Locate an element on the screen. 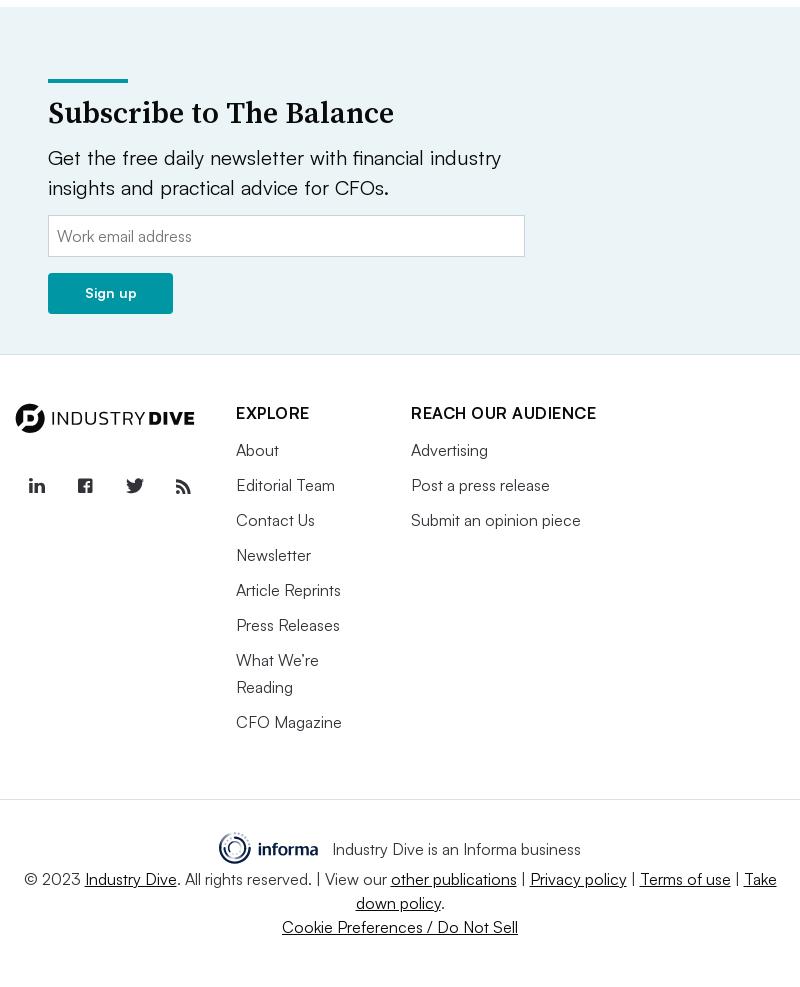  'Cookie Preferences / Do Not Sell' is located at coordinates (400, 926).